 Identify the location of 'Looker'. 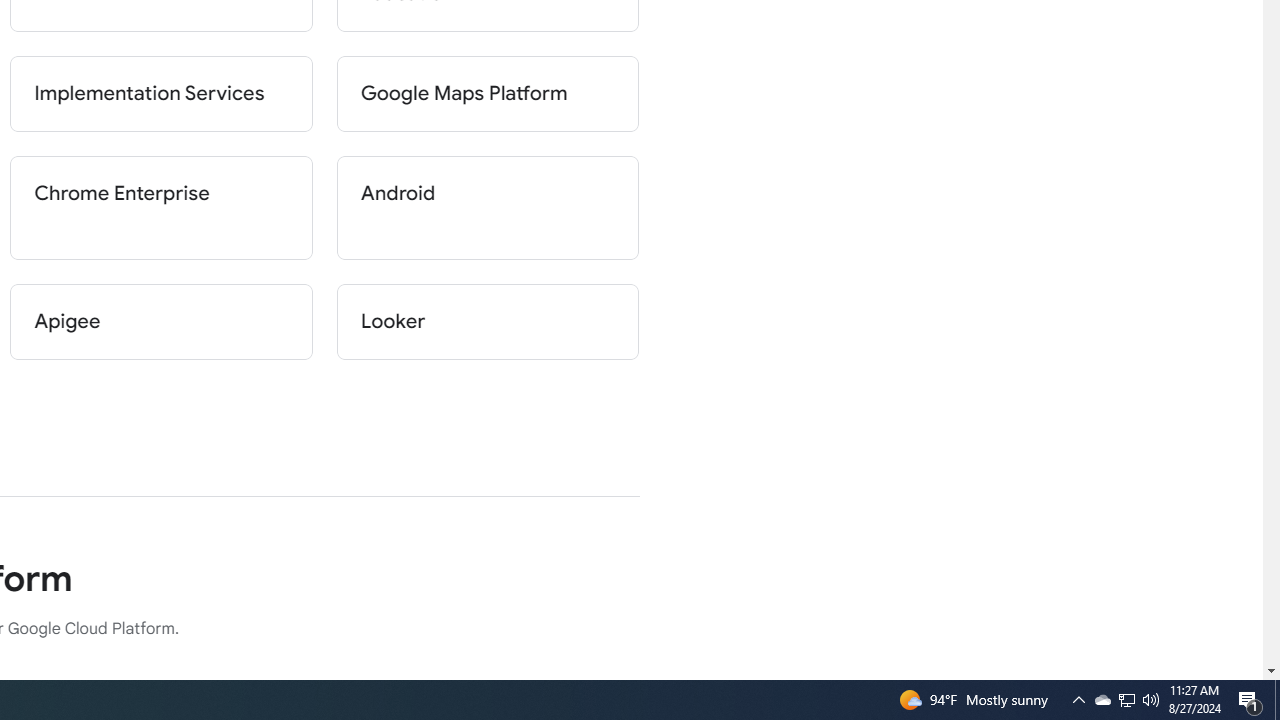
(487, 320).